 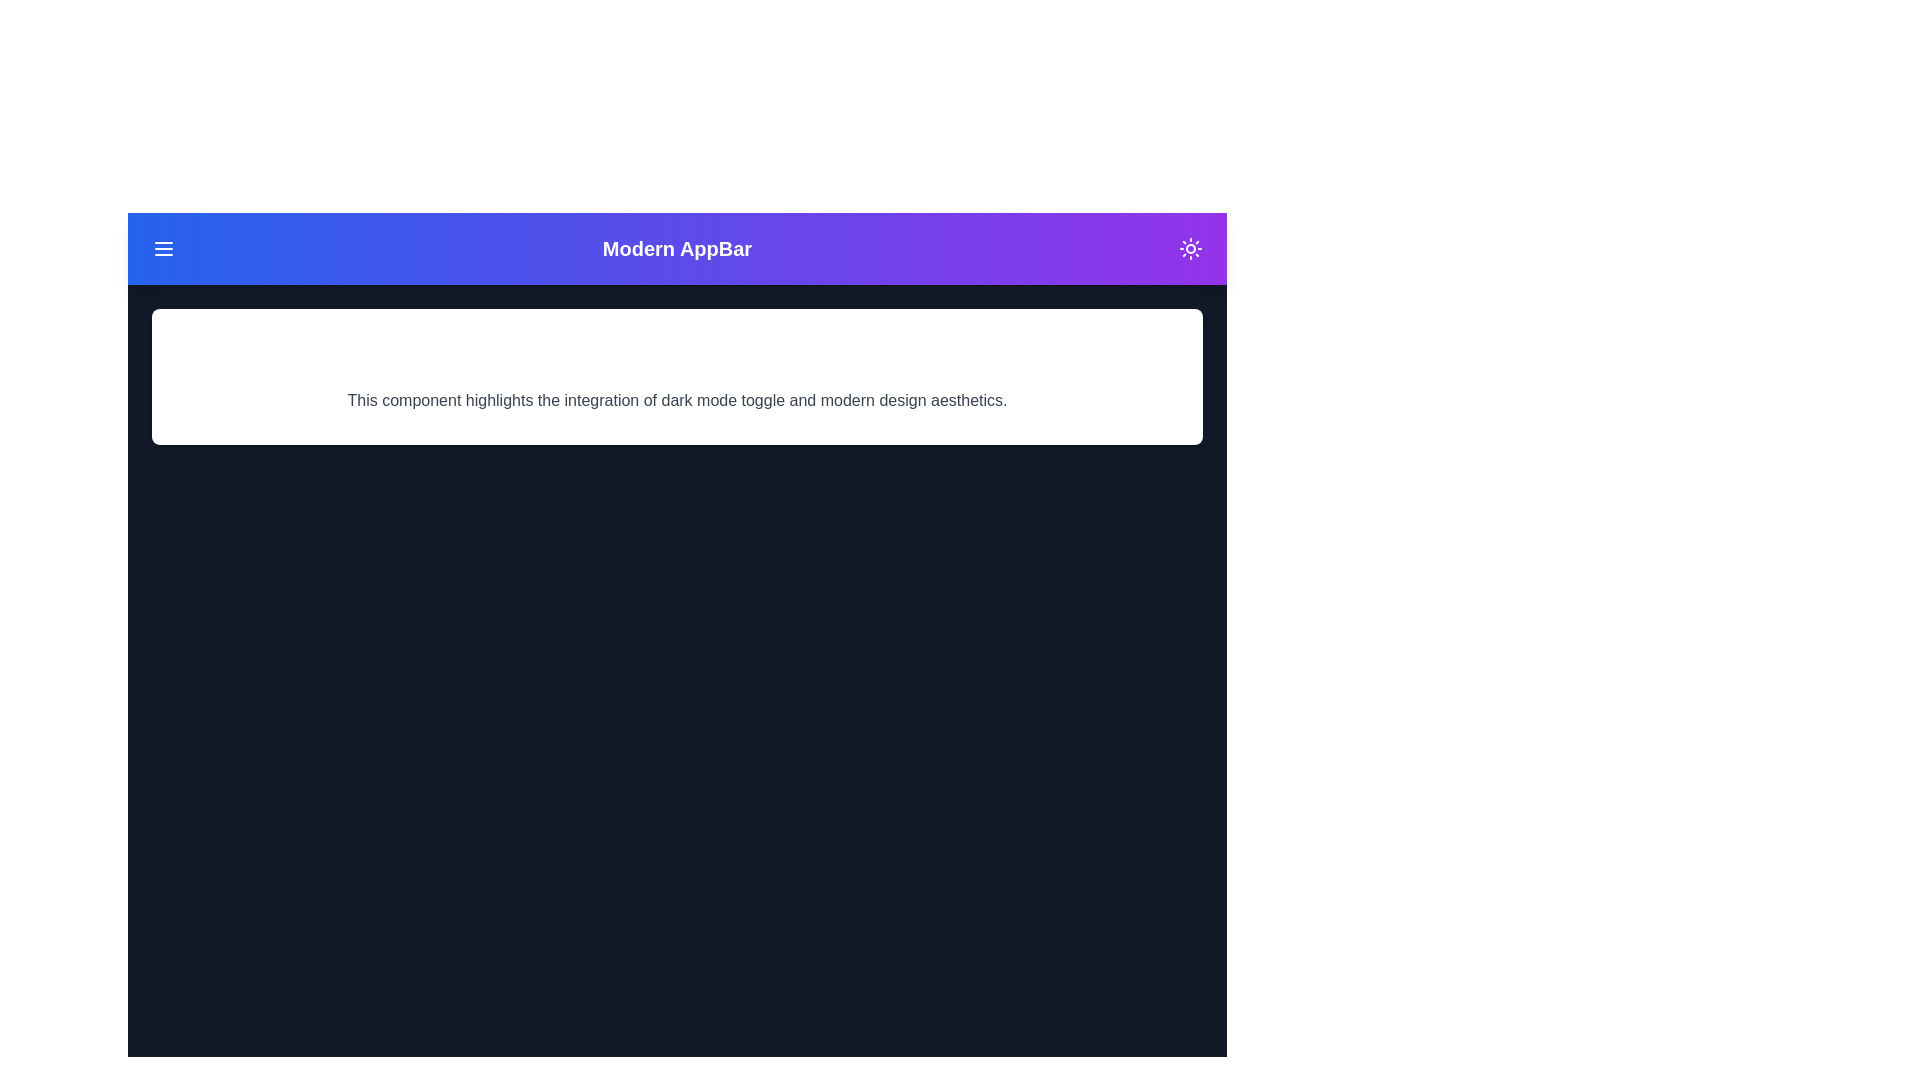 I want to click on the button on the right side of the app bar to toggle between dark and light modes, so click(x=1190, y=248).